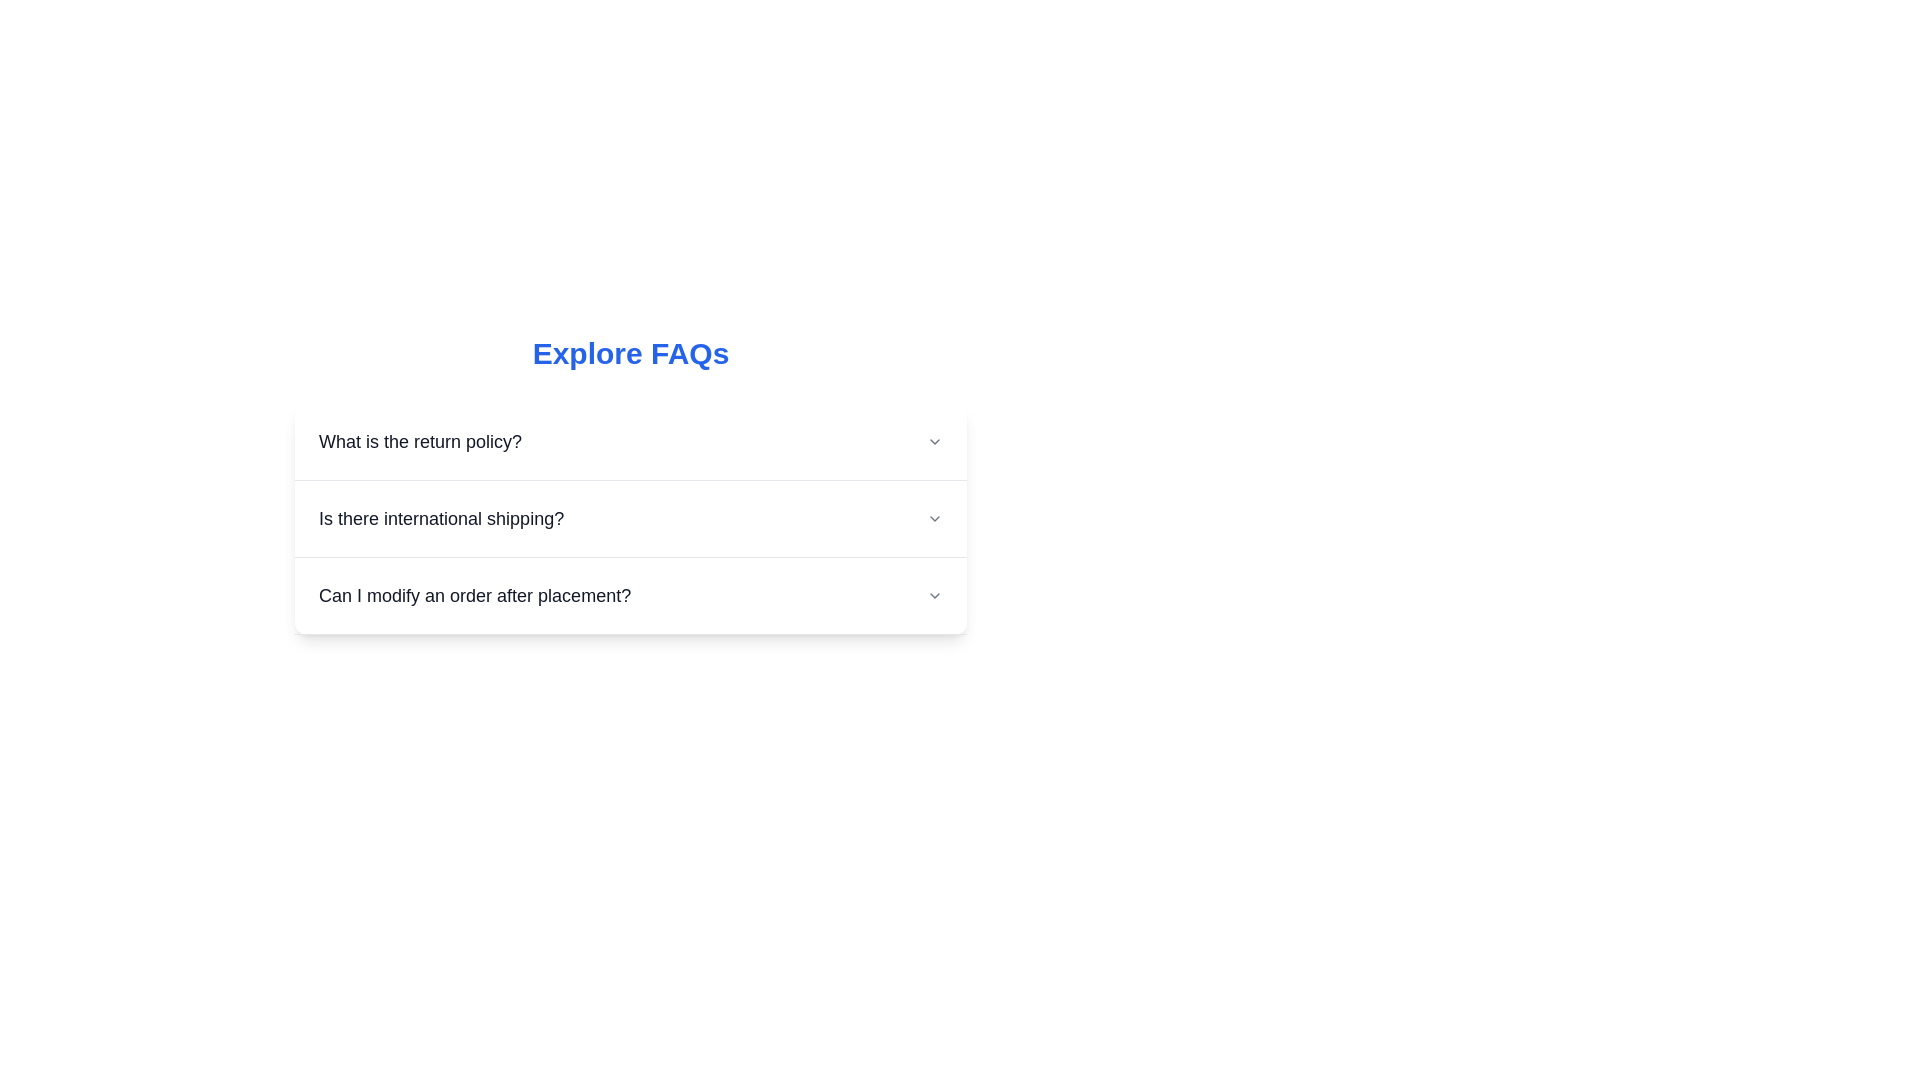 Image resolution: width=1920 pixels, height=1080 pixels. I want to click on the icon located at the right side of the 'What is the return policy?' section, so click(934, 441).